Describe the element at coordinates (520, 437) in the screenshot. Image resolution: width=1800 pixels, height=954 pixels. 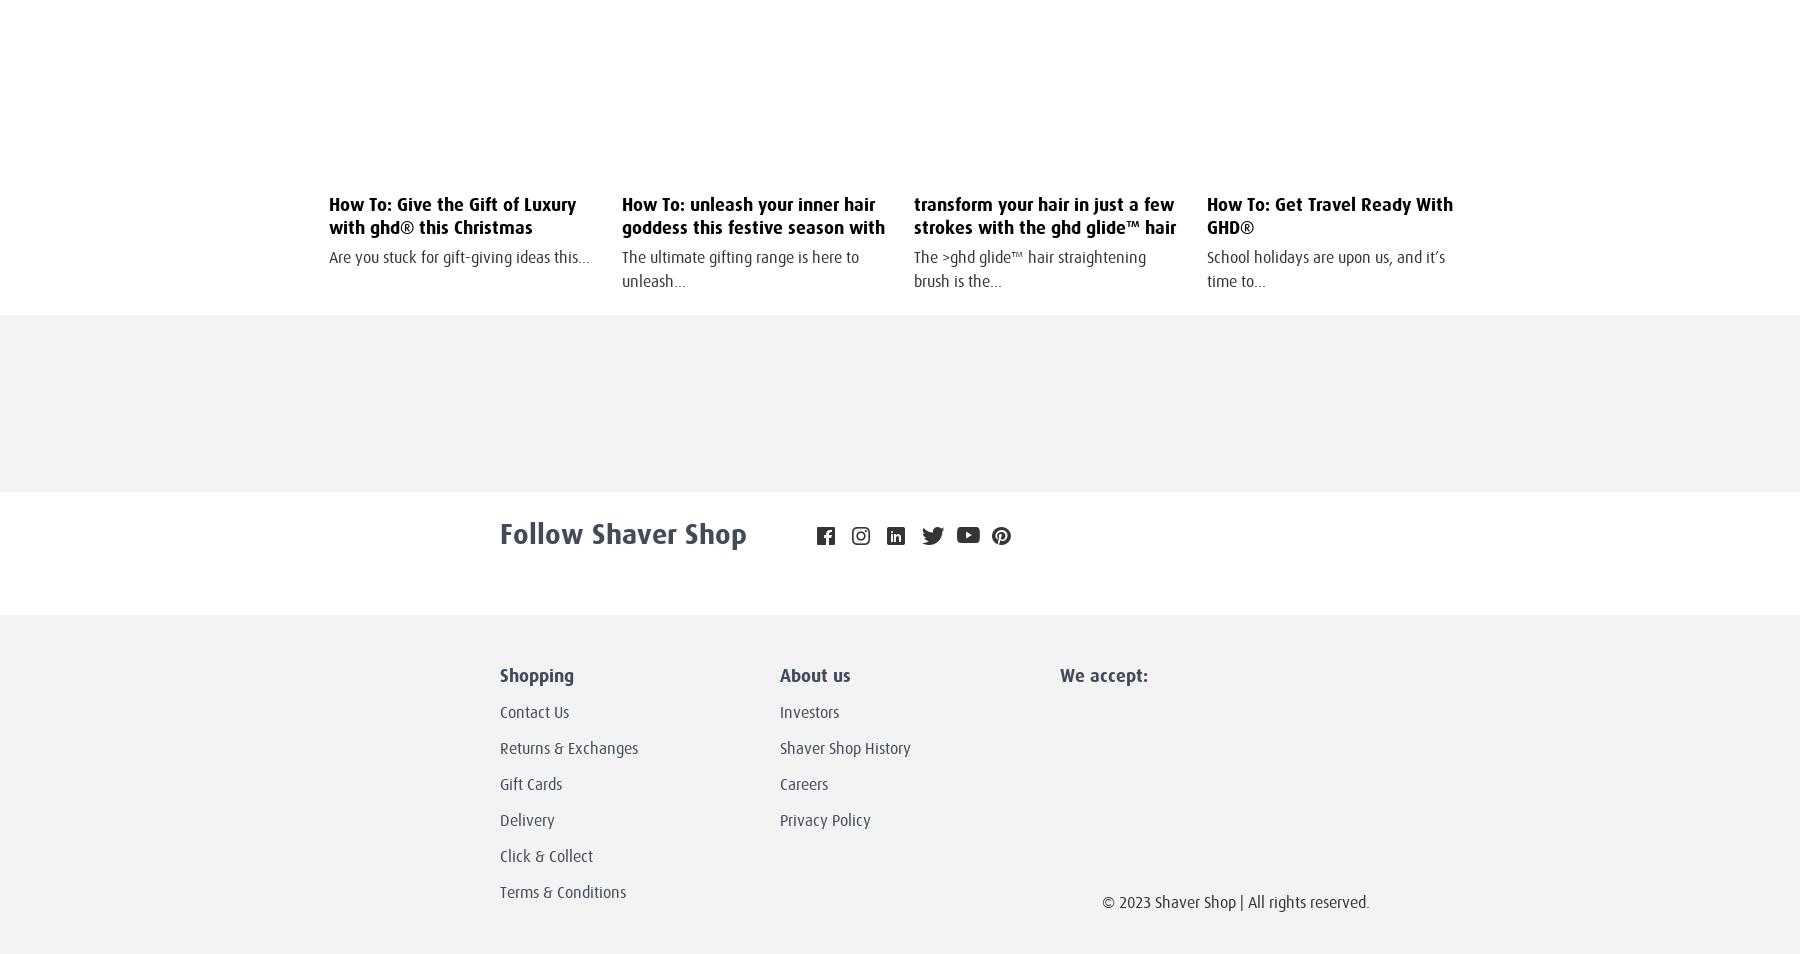
I see `'your first order over $100'` at that location.